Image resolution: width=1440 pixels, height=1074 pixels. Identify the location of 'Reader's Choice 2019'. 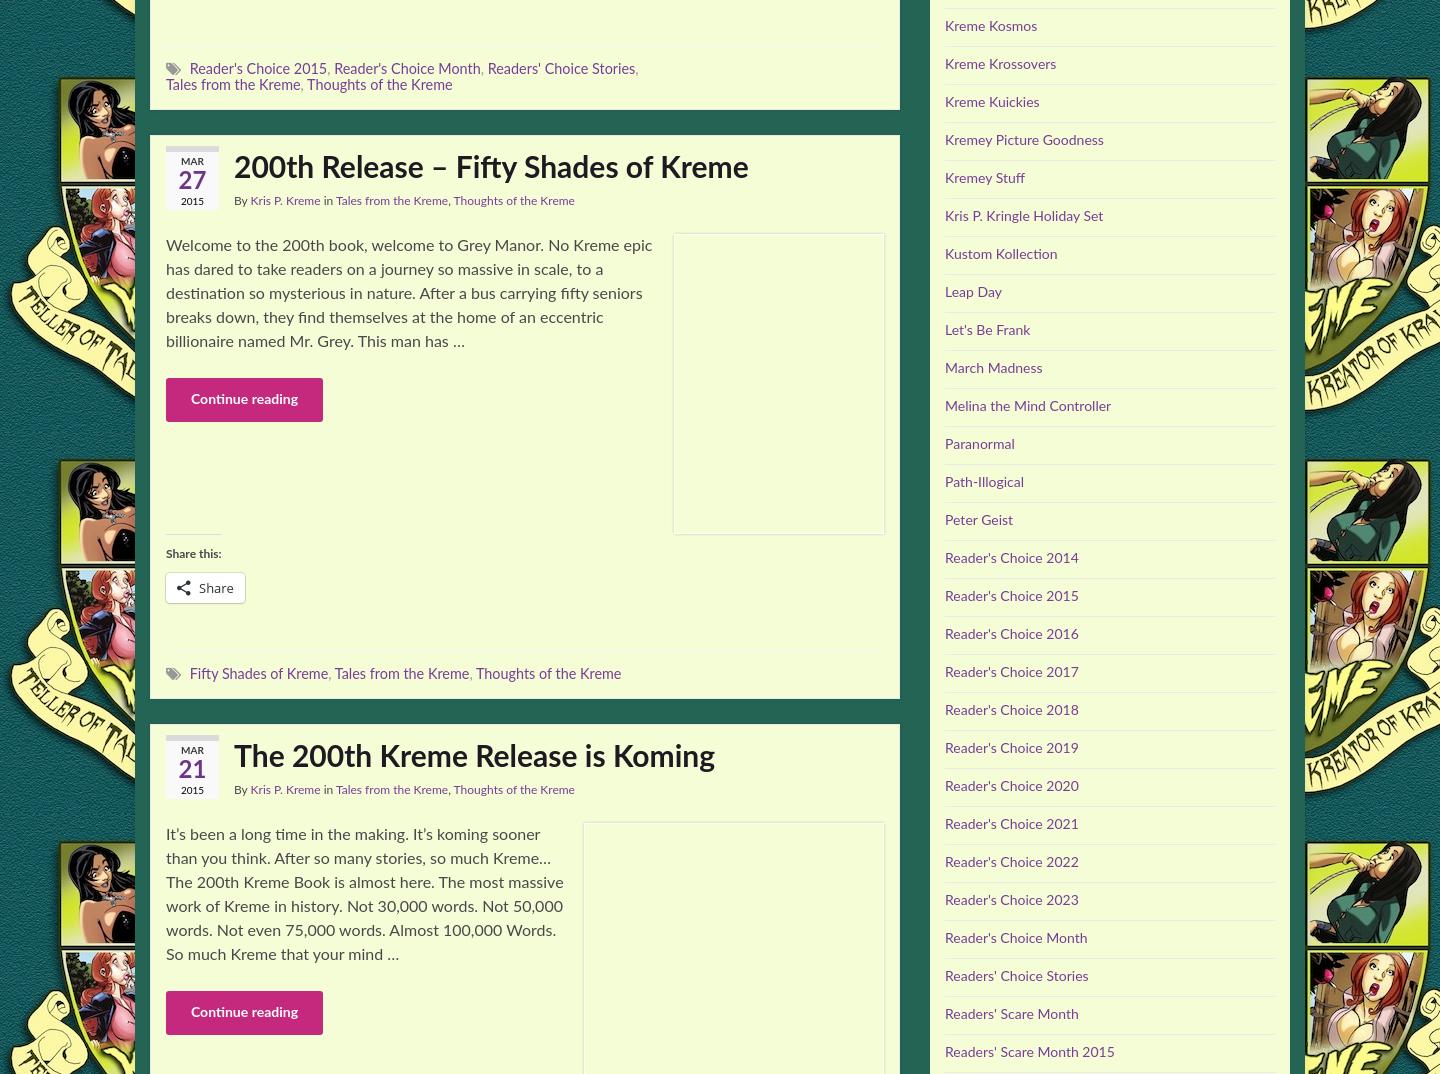
(1010, 749).